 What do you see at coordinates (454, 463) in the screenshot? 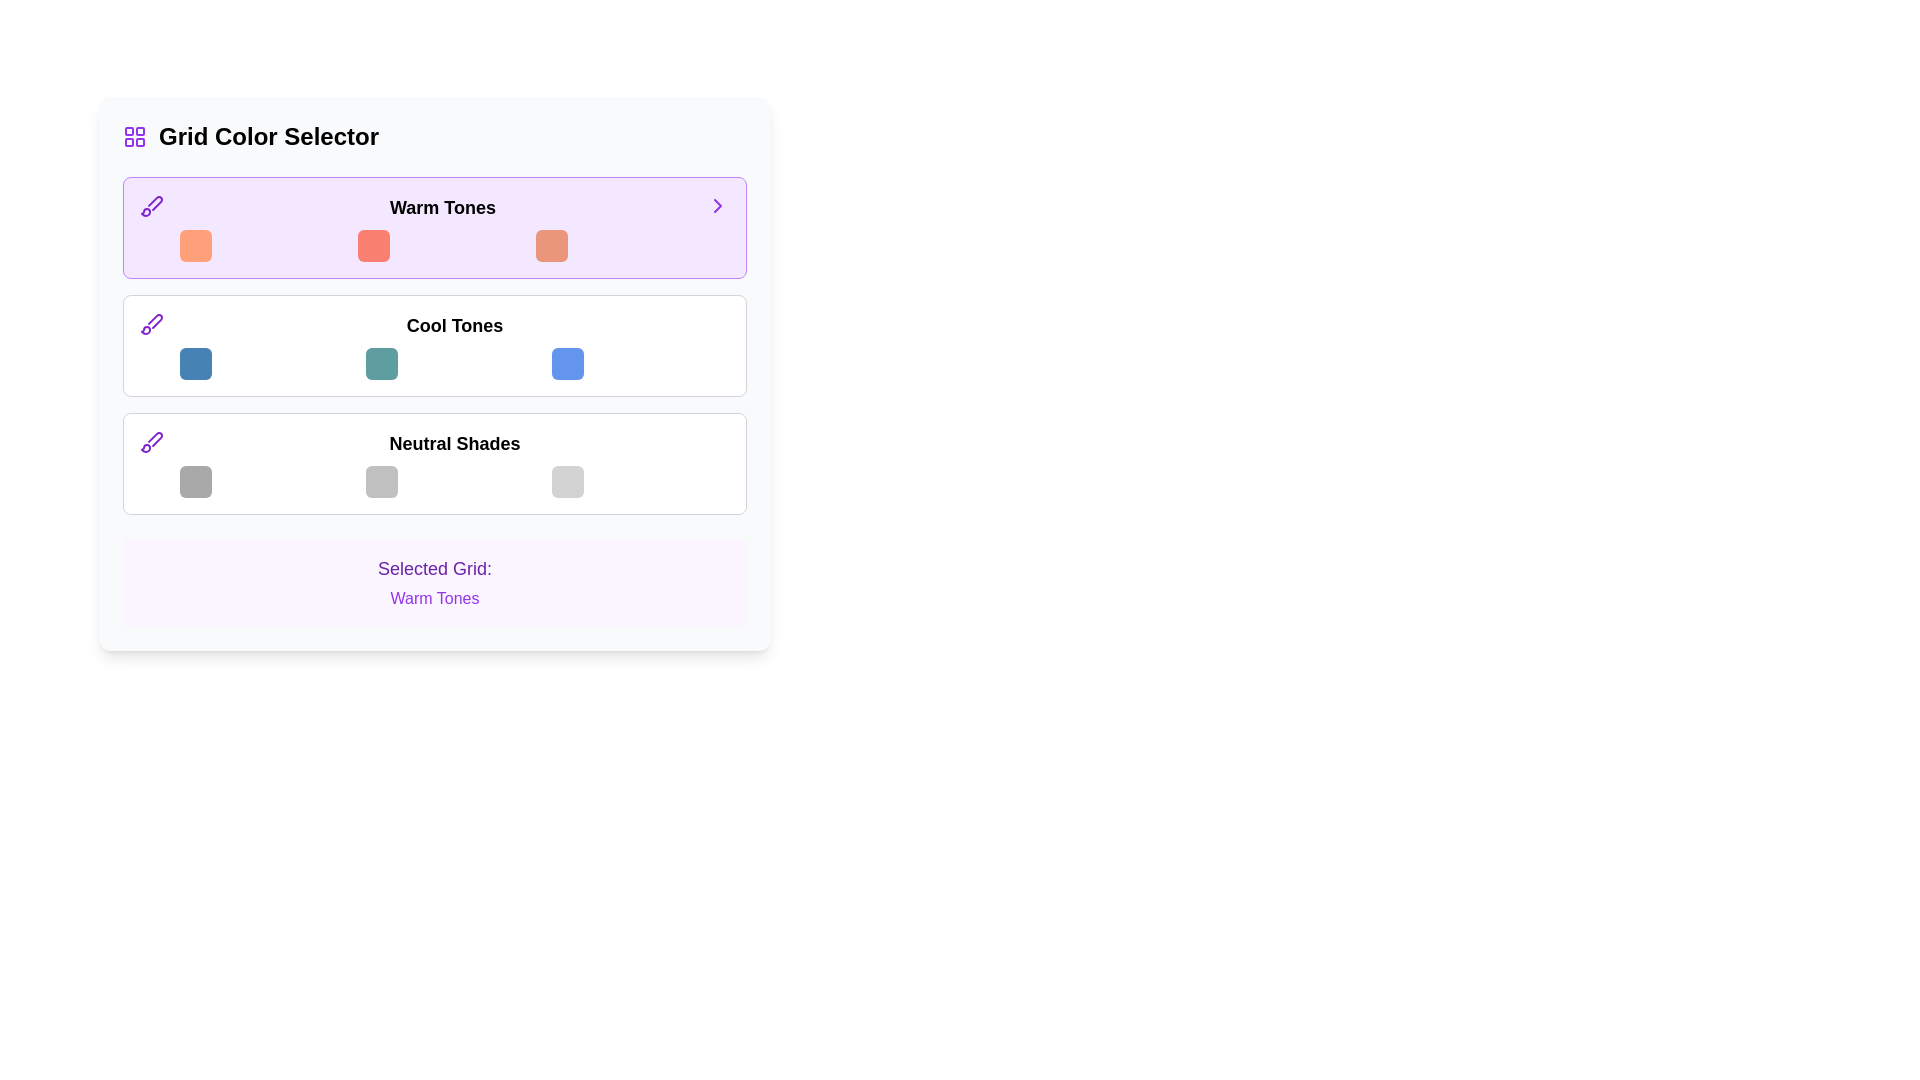
I see `an individual color button within the 'Neutral Shades' Labeled Color Selection Grid, which is located below the 'Warm Tones' and 'Cool Tones' sections` at bounding box center [454, 463].